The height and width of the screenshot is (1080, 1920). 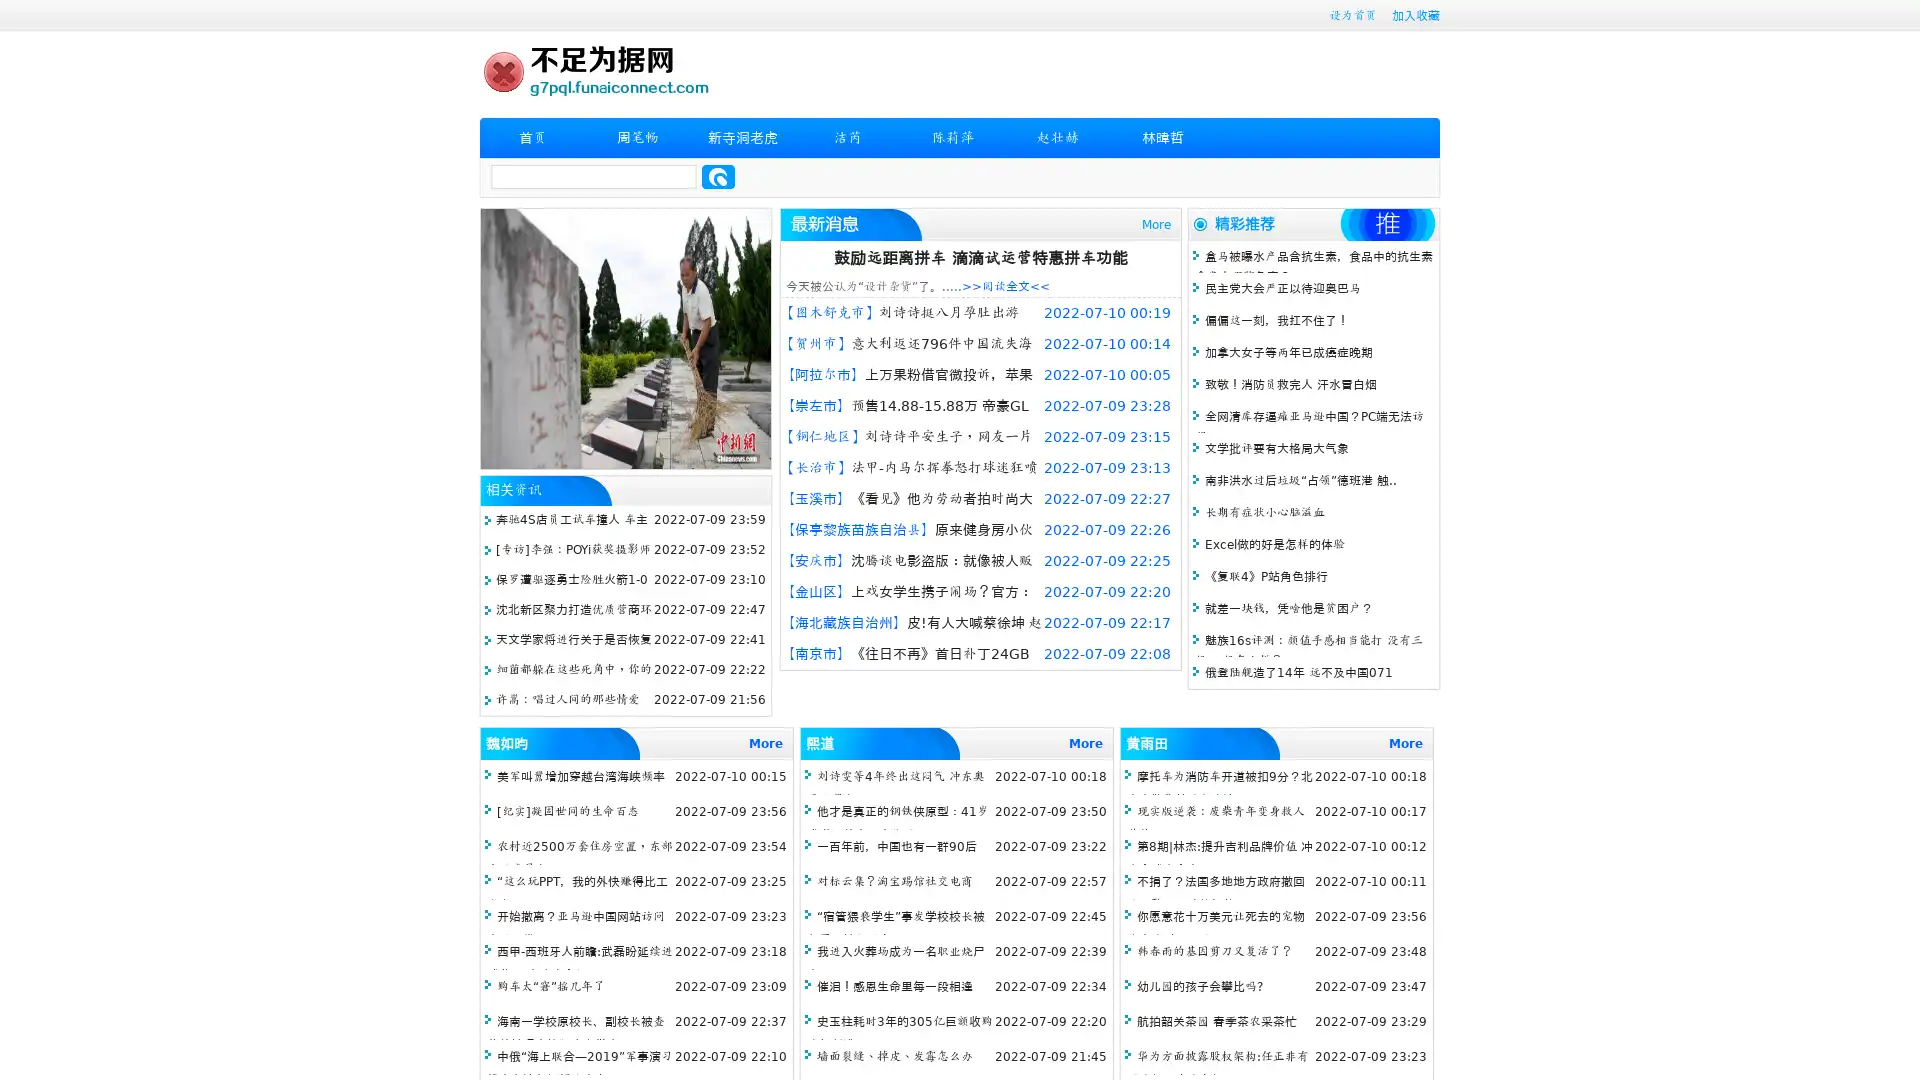 I want to click on Search, so click(x=718, y=176).